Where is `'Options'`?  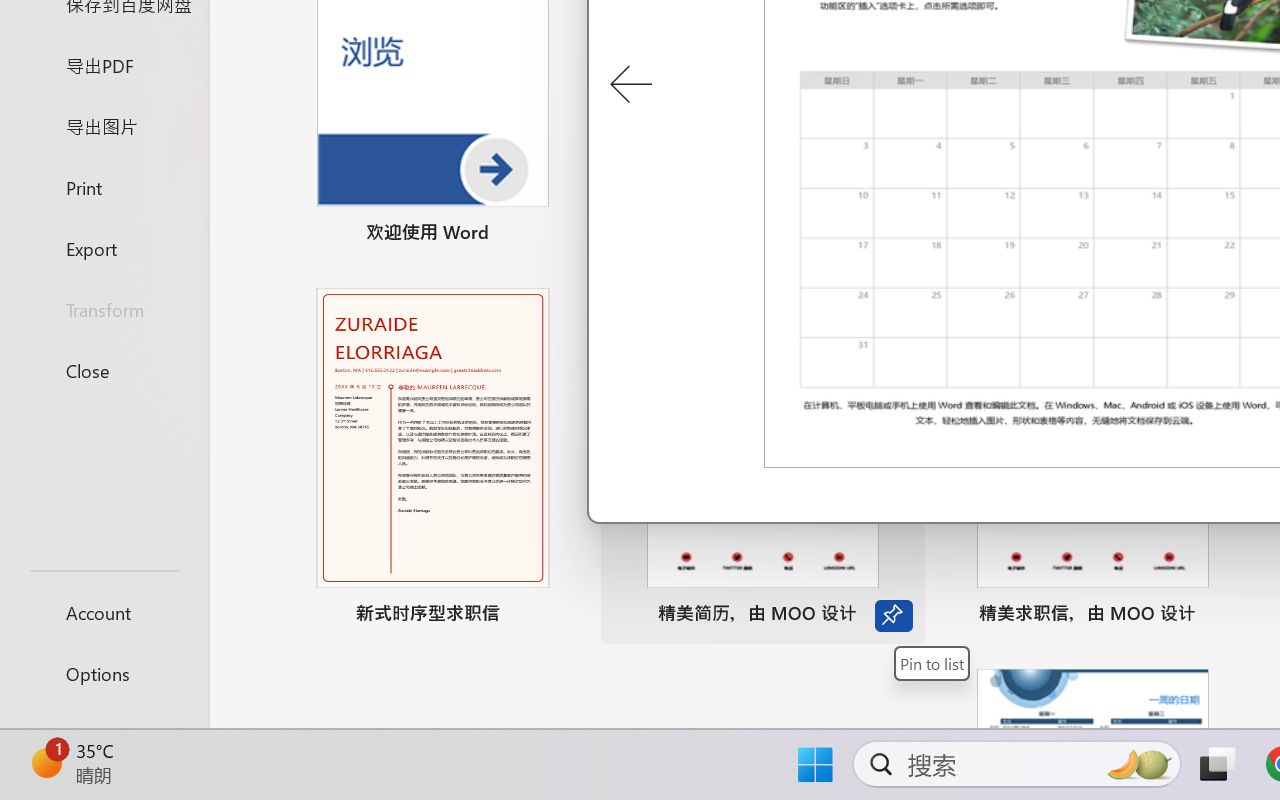
'Options' is located at coordinates (103, 673).